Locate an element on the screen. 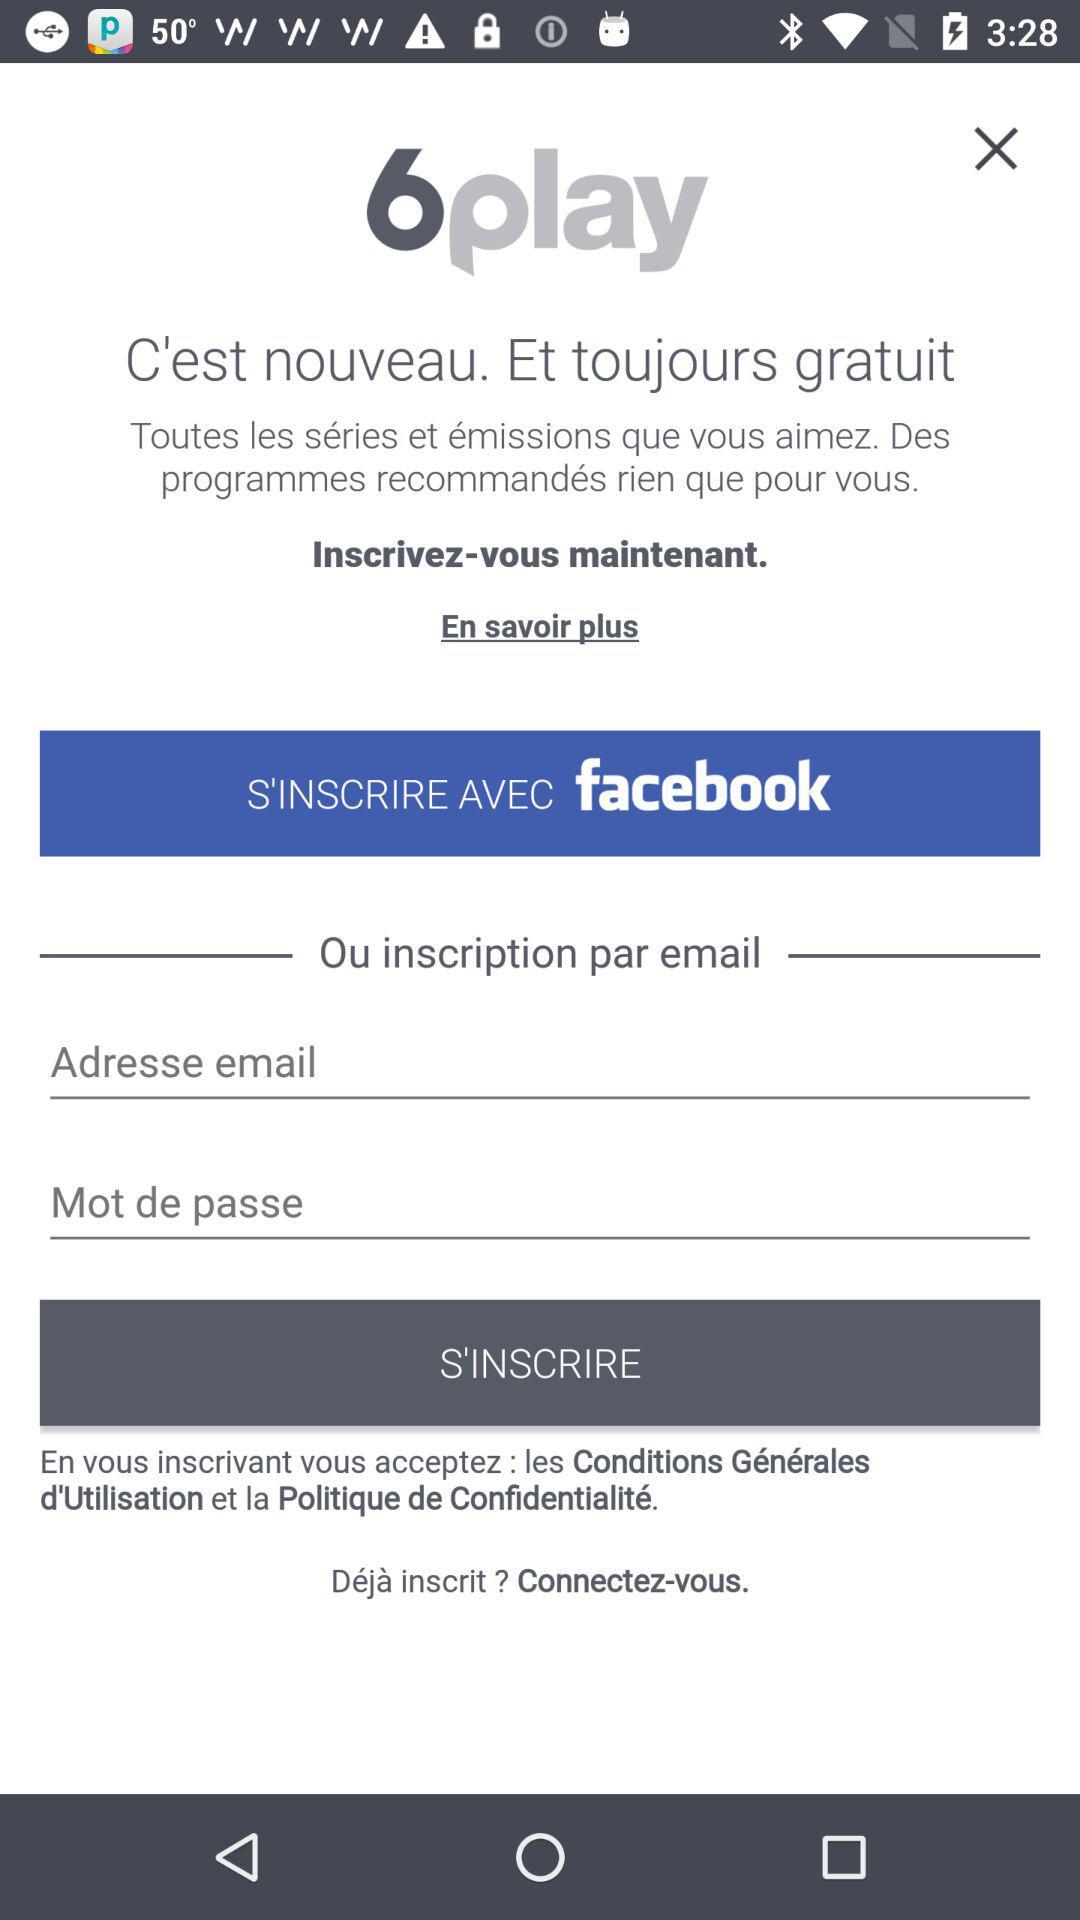  icon below the en vous inscrivant is located at coordinates (540, 1578).